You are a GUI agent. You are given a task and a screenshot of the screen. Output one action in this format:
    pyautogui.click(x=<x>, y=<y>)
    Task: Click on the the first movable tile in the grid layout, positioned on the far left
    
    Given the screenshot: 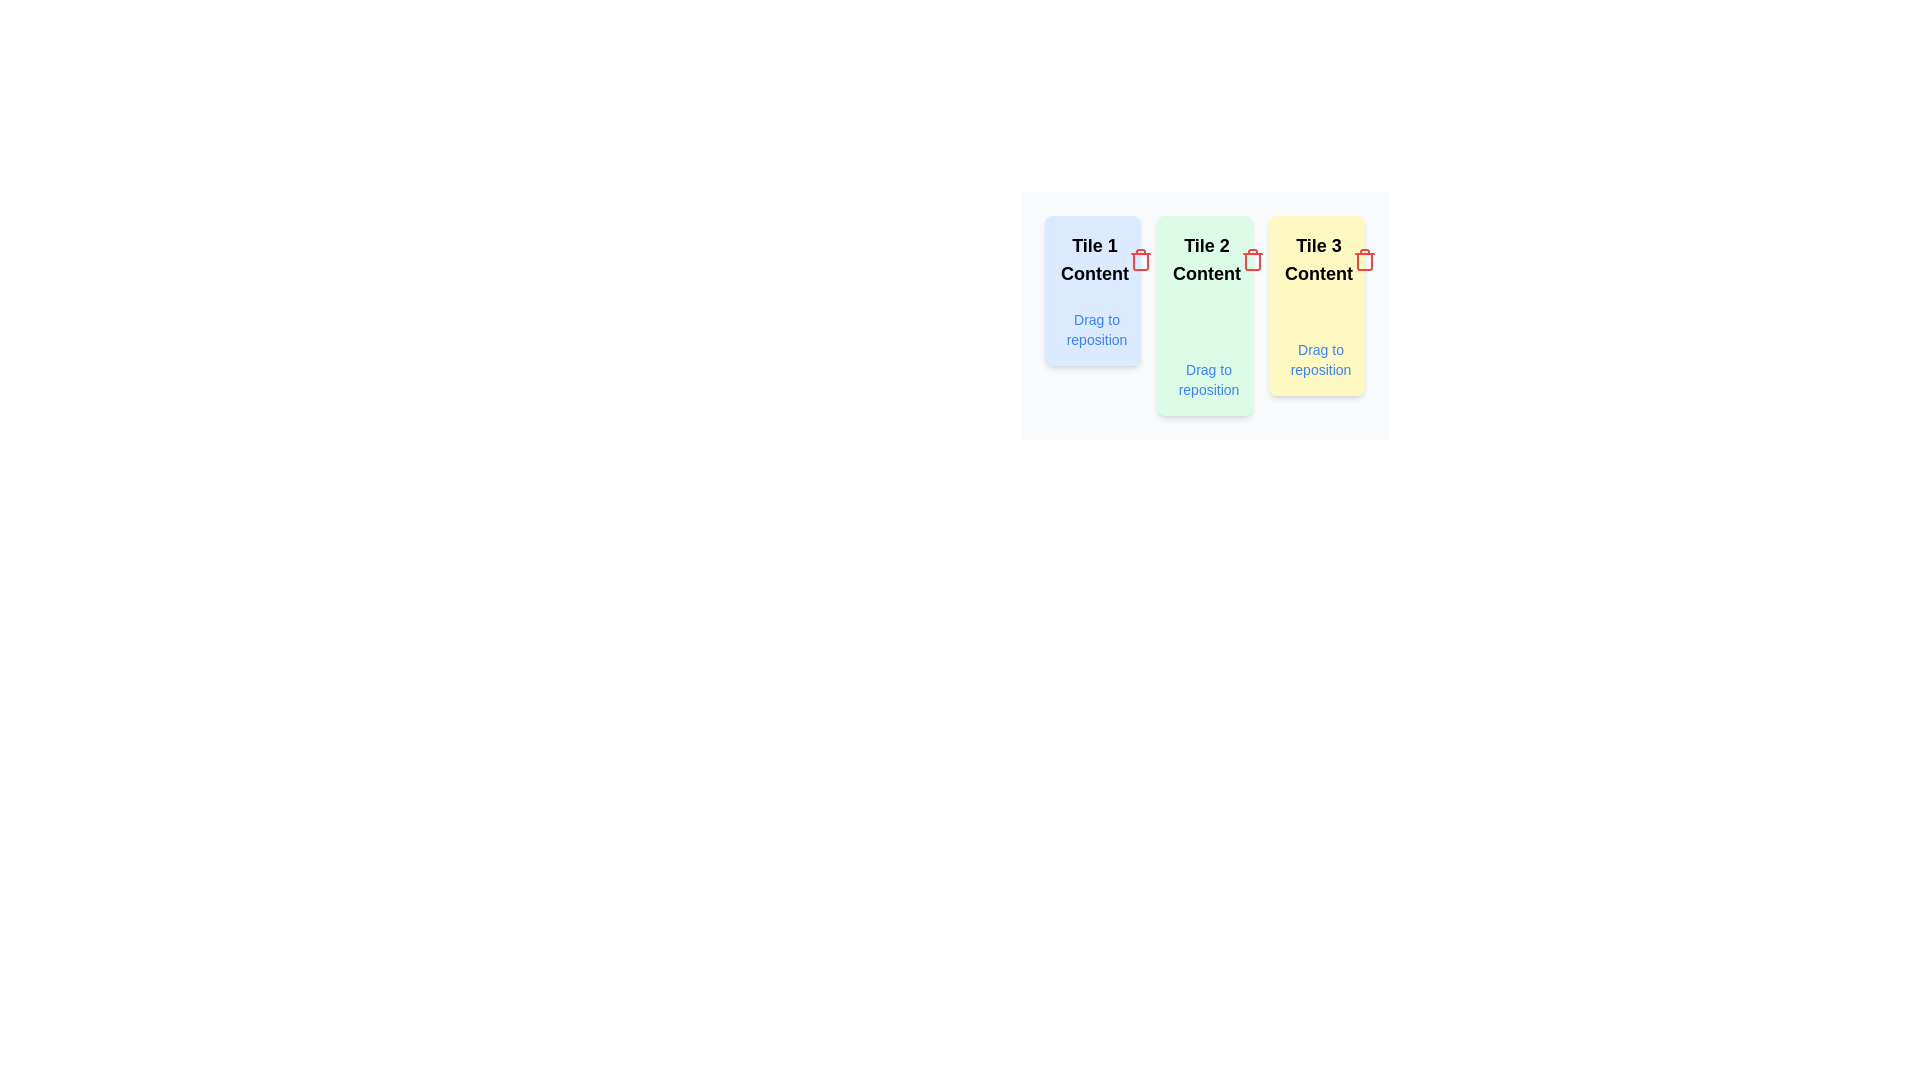 What is the action you would take?
    pyautogui.click(x=1092, y=290)
    